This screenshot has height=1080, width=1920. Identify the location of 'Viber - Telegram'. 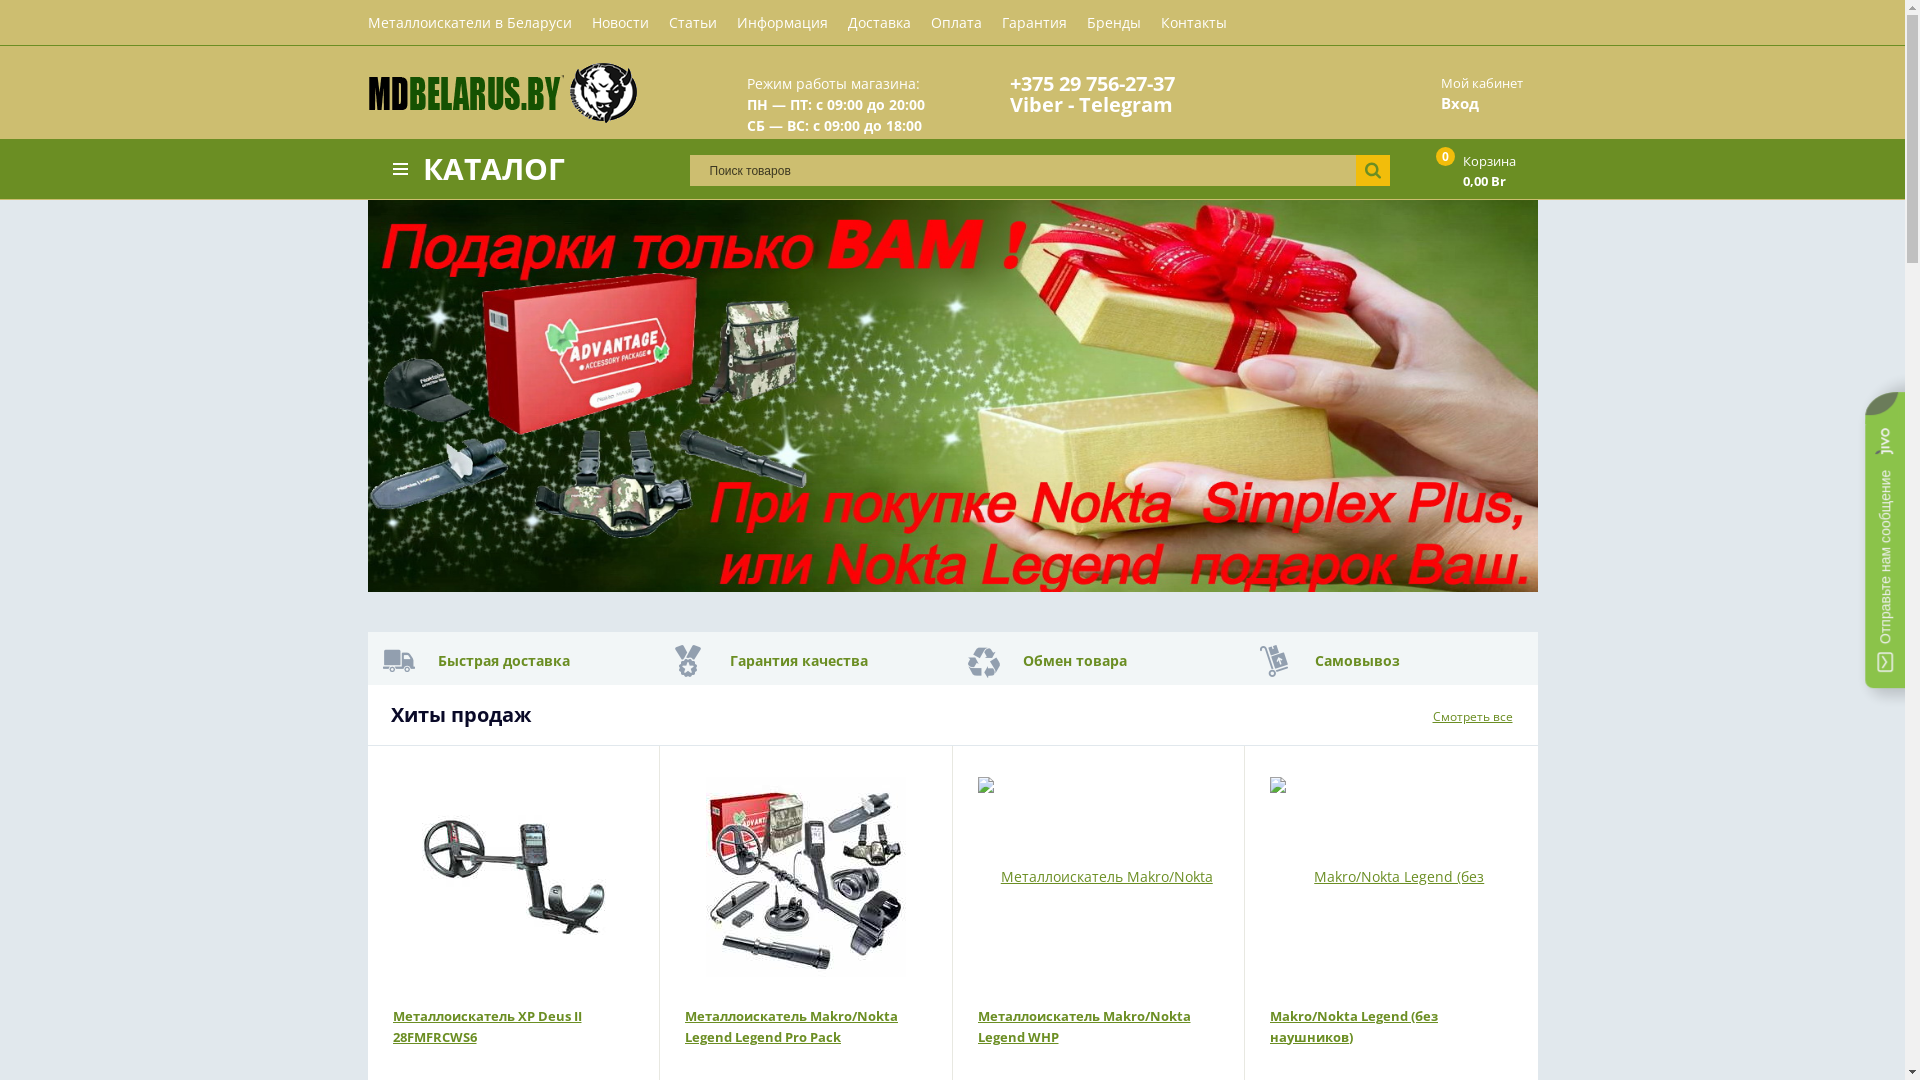
(1090, 104).